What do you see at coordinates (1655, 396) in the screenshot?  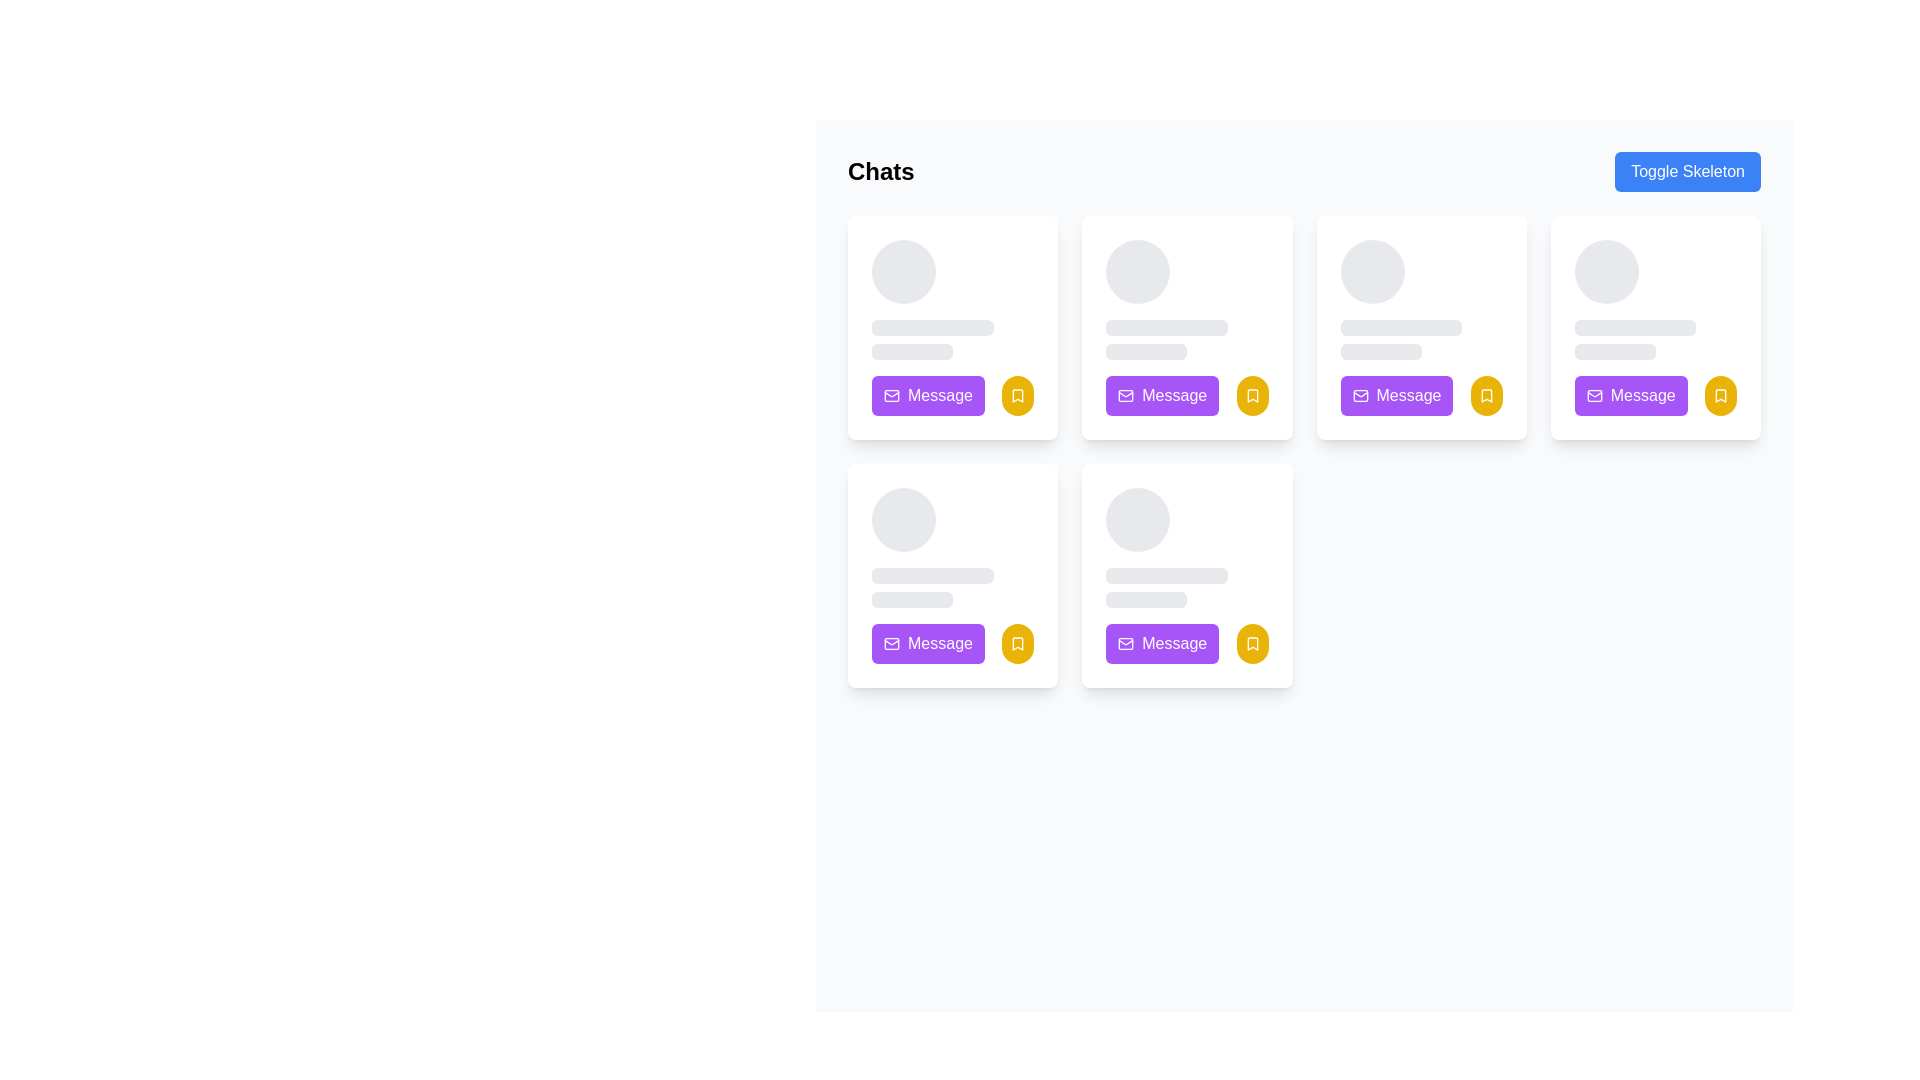 I see `the primary action button located at the bottom left corner of the rightmost card in the grid layout` at bounding box center [1655, 396].